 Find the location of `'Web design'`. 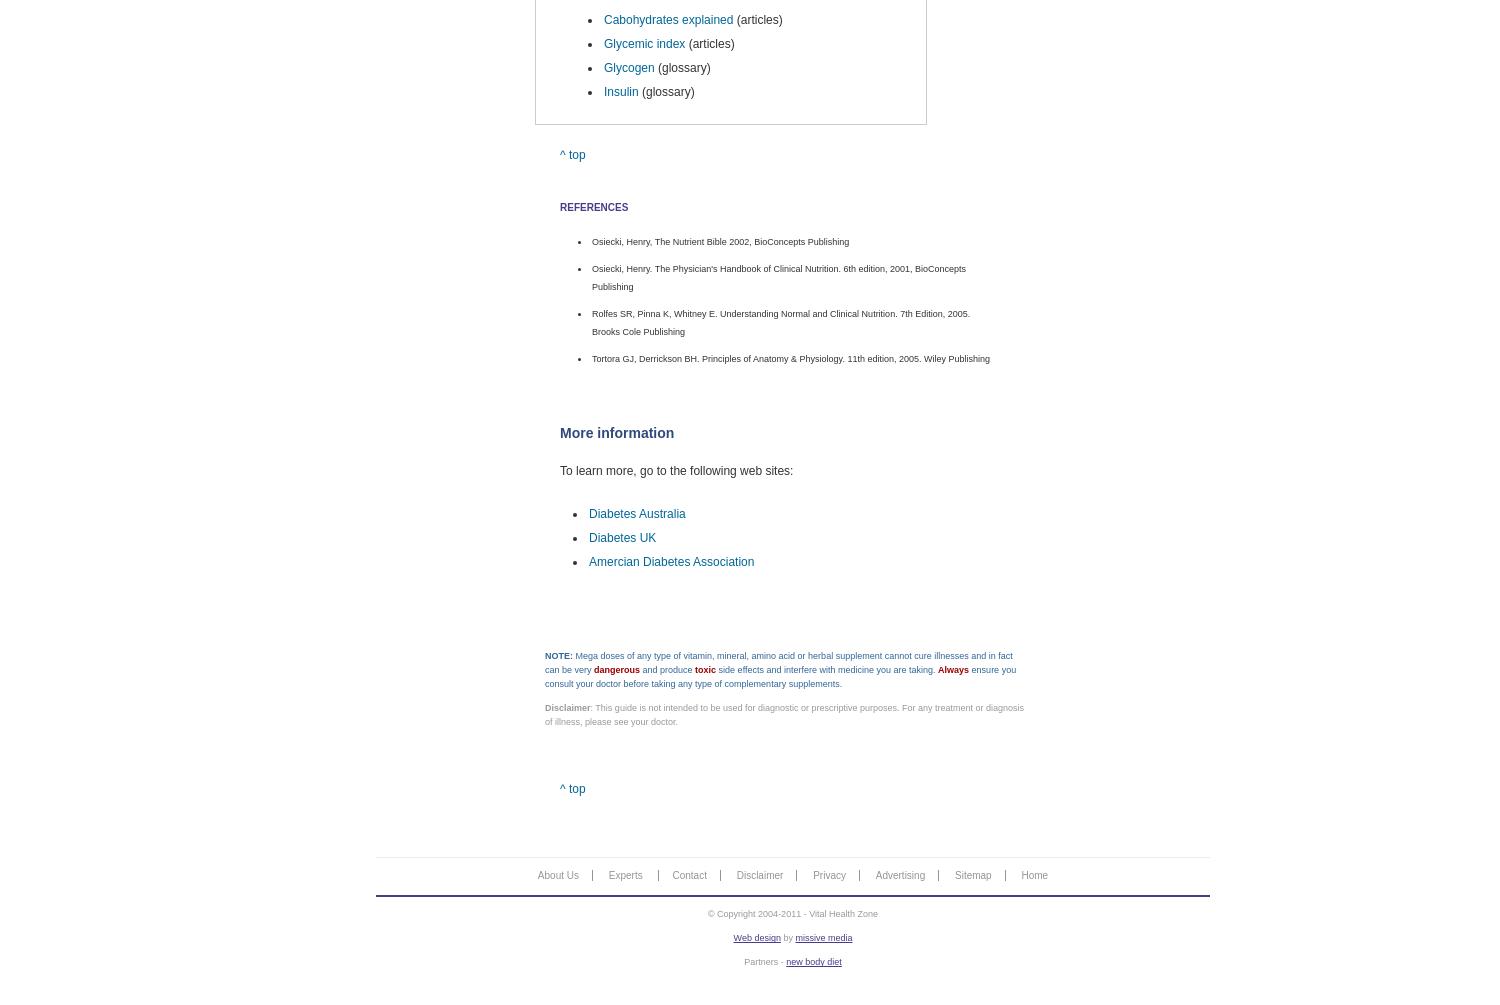

'Web design' is located at coordinates (756, 936).